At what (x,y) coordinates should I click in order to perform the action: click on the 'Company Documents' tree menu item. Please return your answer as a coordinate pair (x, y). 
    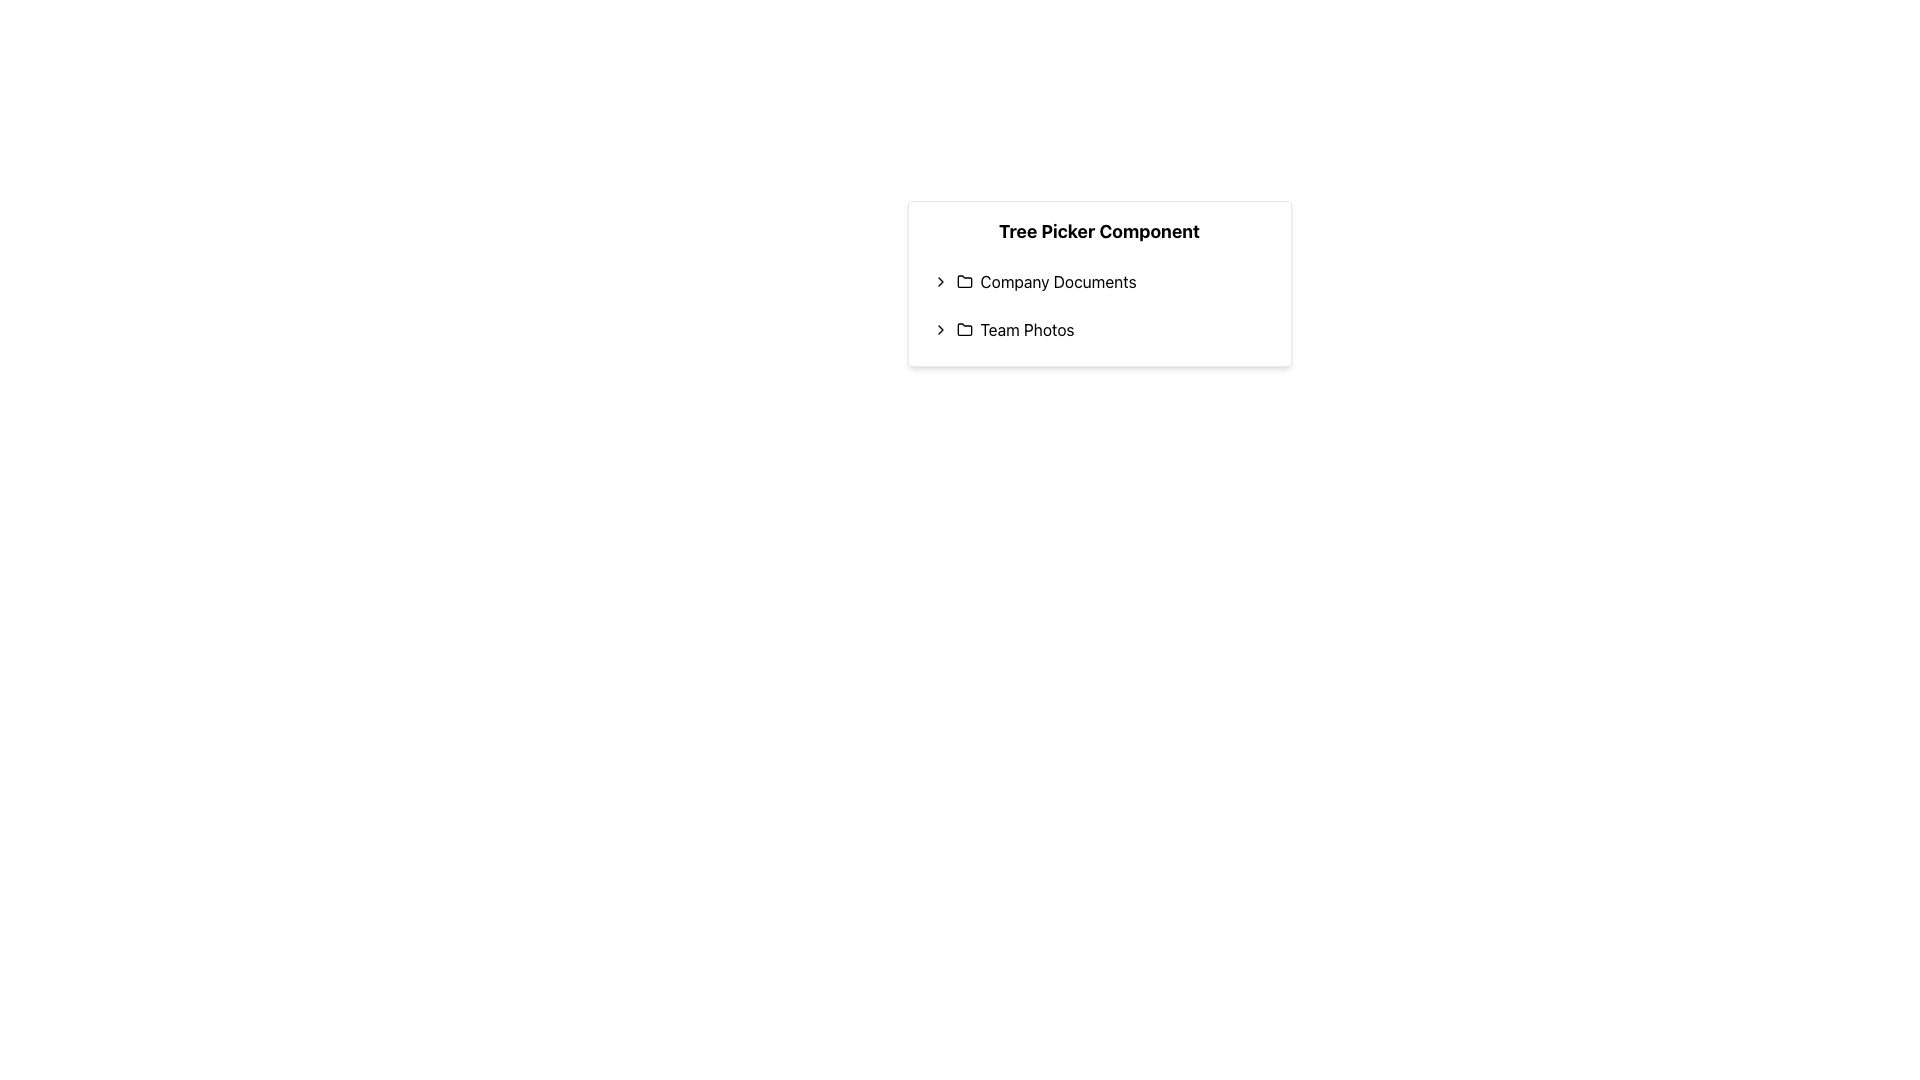
    Looking at the image, I should click on (1098, 281).